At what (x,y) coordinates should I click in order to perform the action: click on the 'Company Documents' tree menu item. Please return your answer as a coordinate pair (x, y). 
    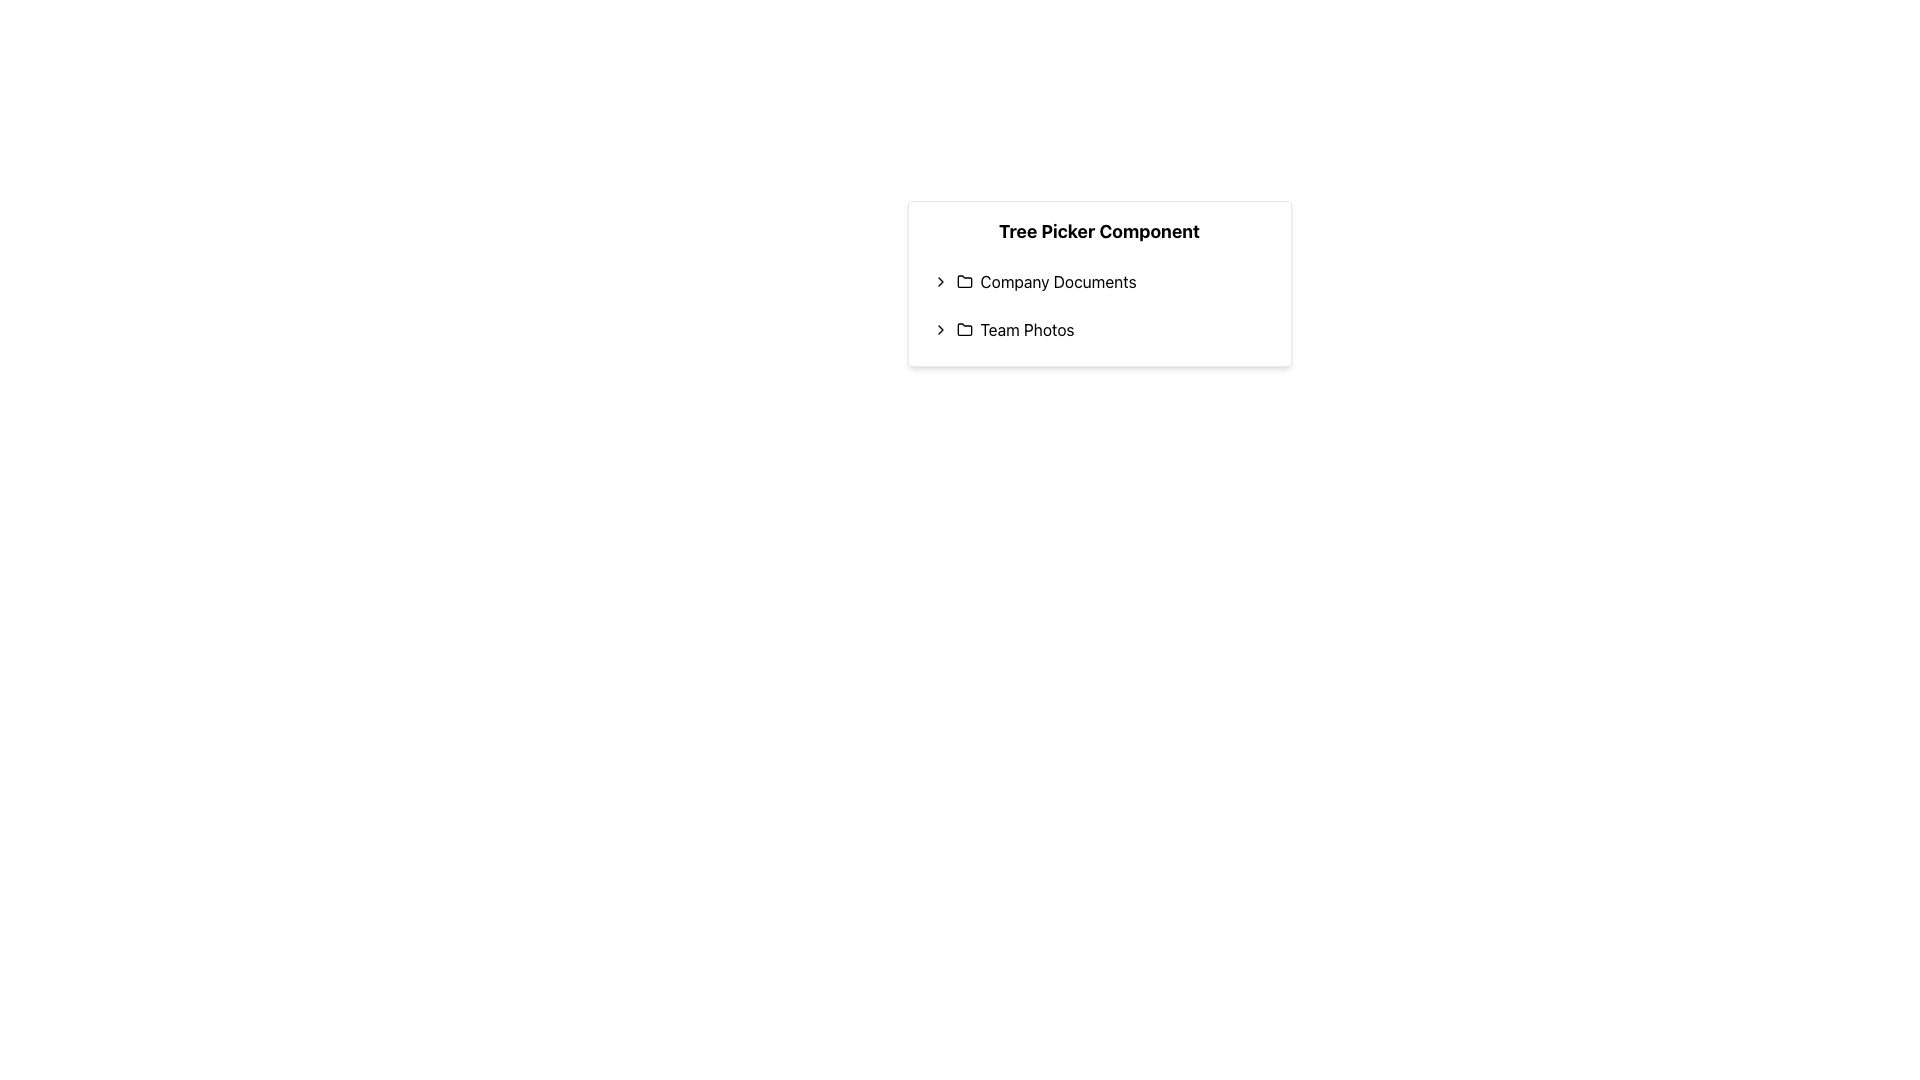
    Looking at the image, I should click on (1098, 281).